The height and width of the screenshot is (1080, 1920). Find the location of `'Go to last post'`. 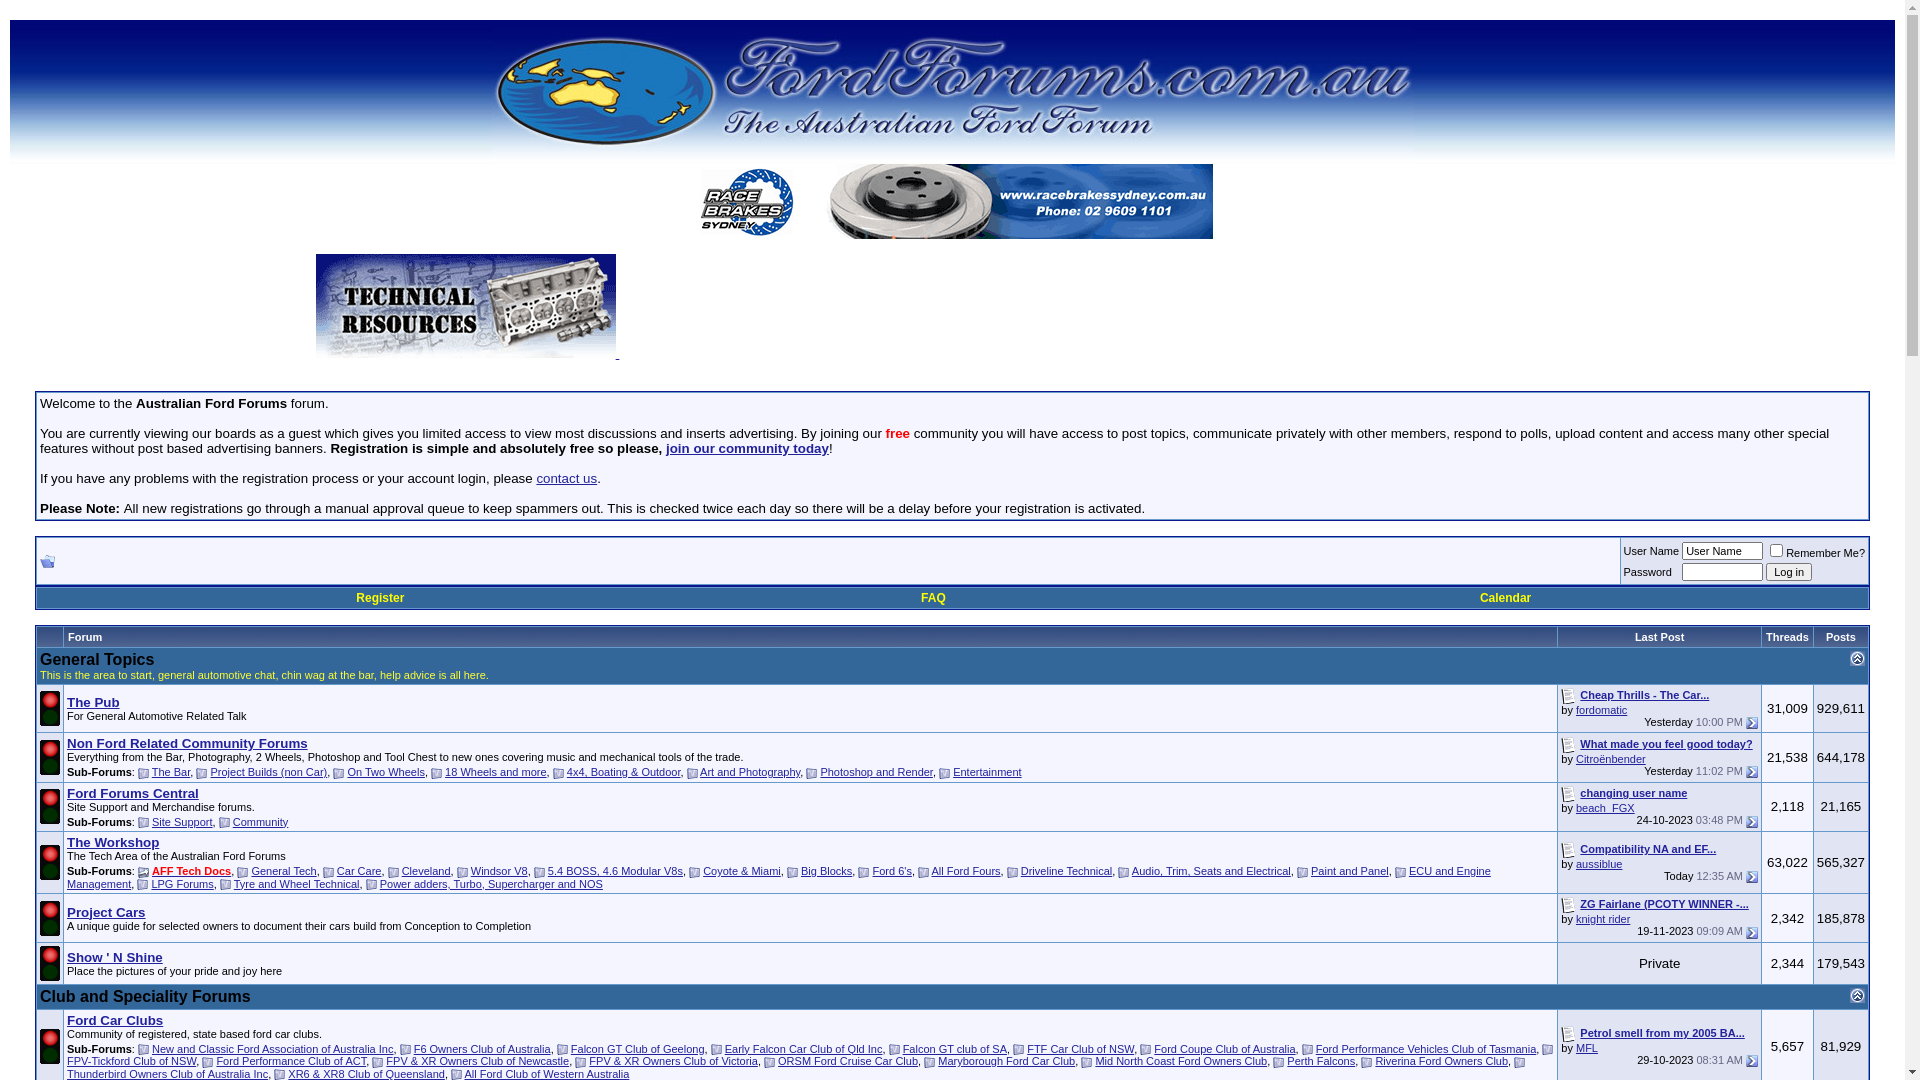

'Go to last post' is located at coordinates (1745, 722).